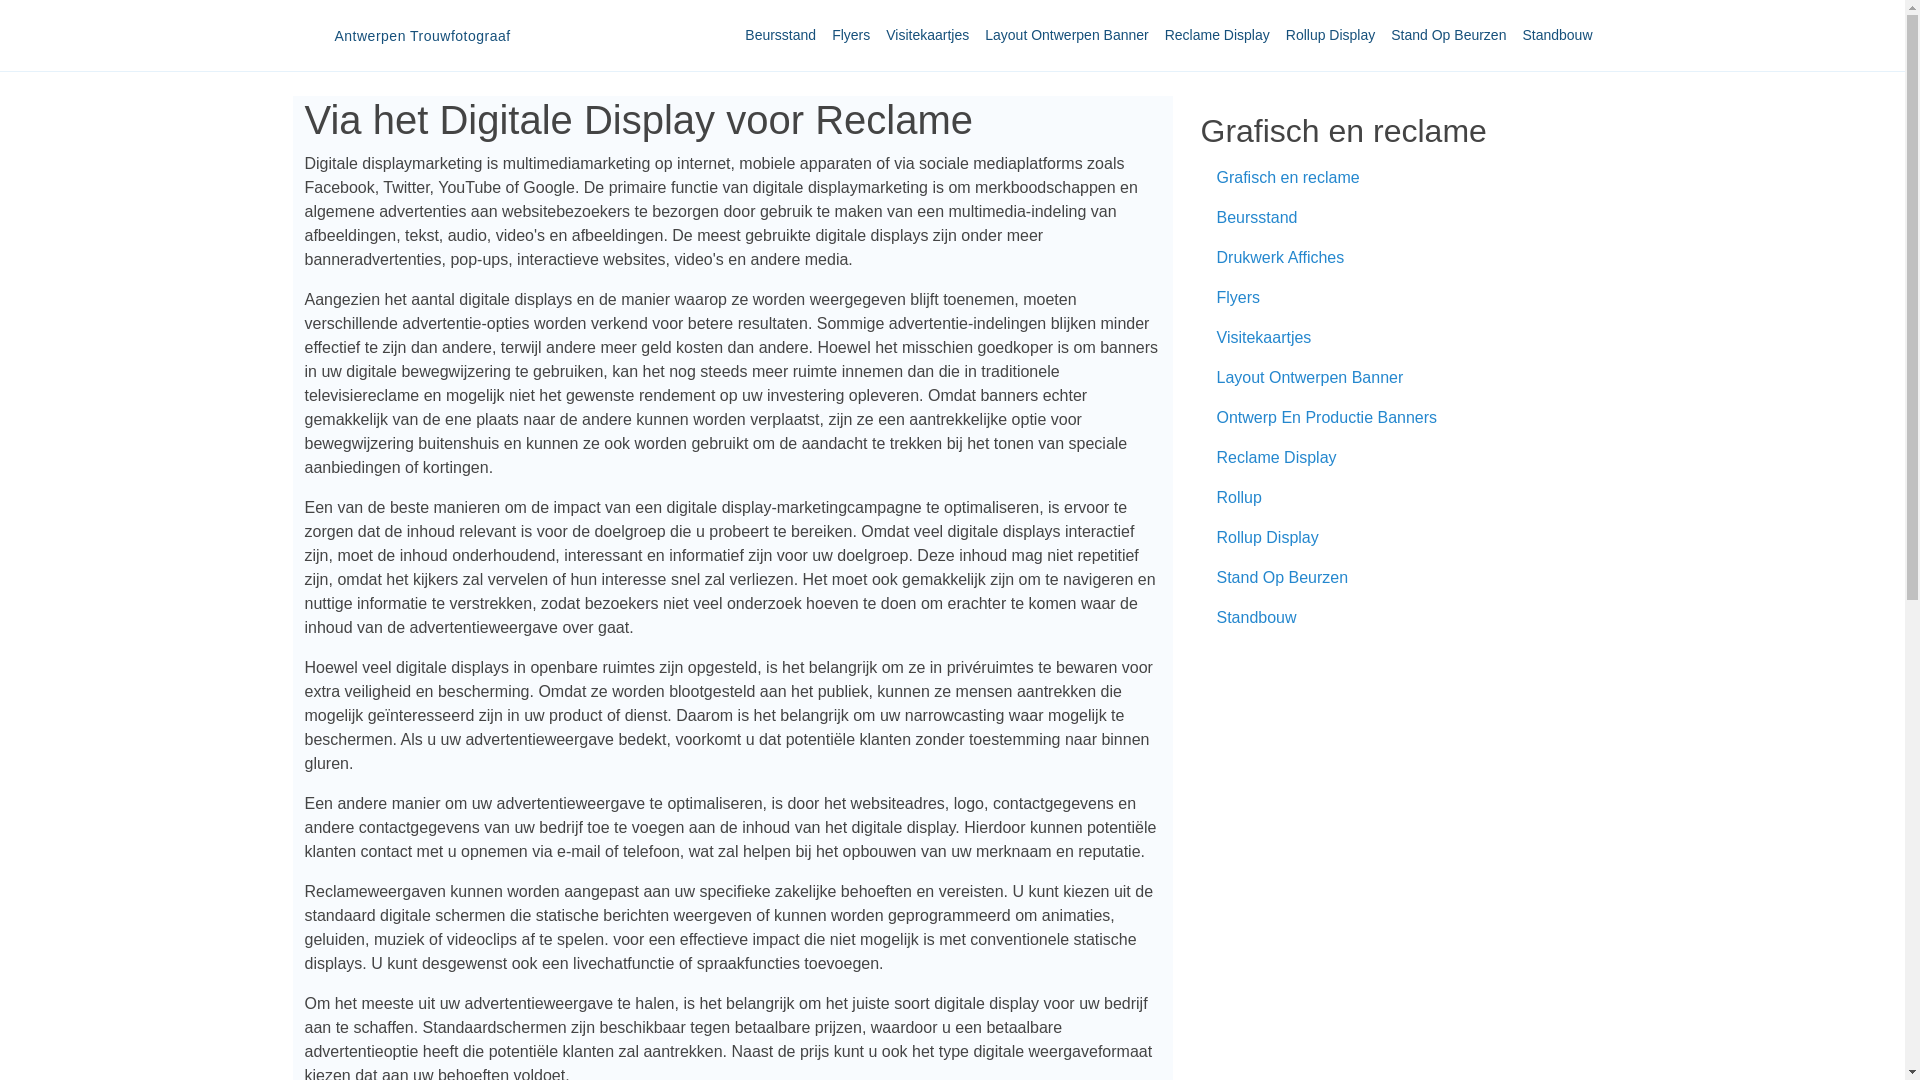 Image resolution: width=1920 pixels, height=1080 pixels. I want to click on 'Reclame Display', so click(1216, 35).